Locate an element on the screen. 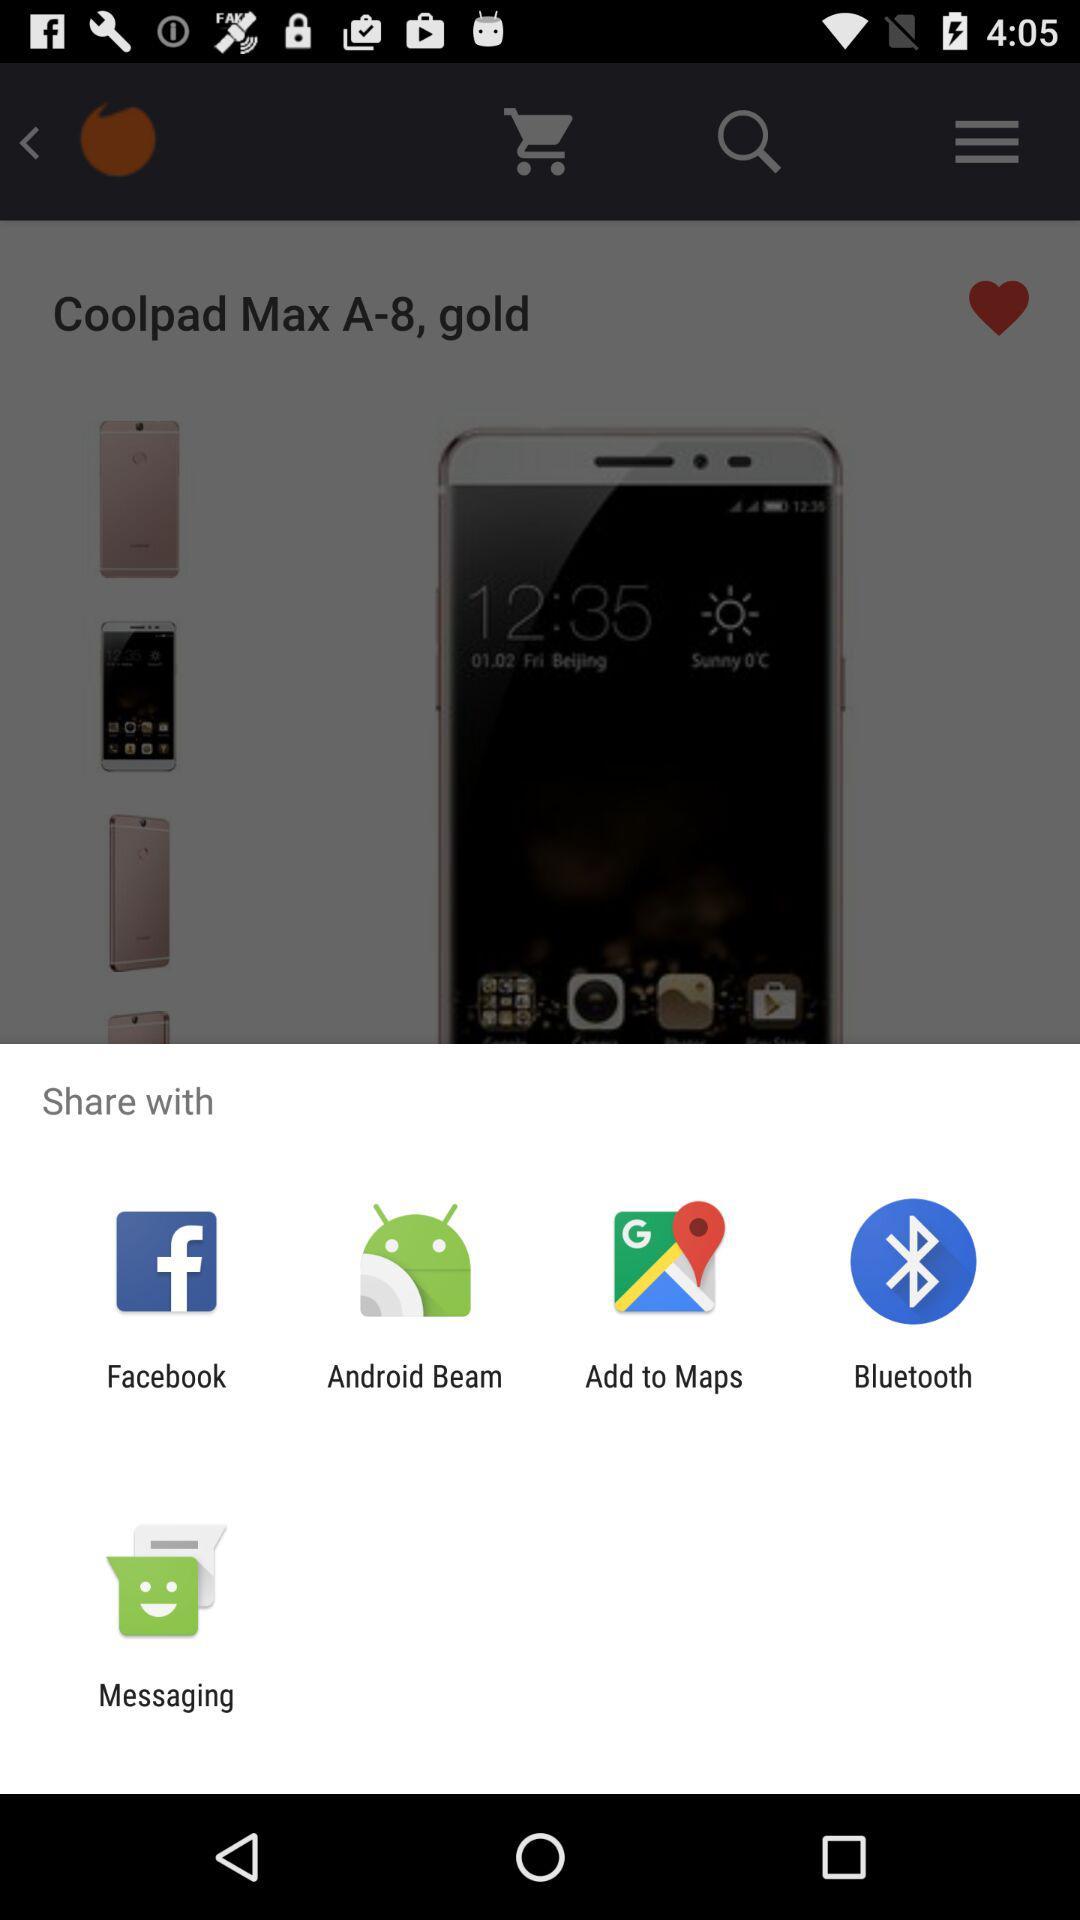 This screenshot has width=1080, height=1920. facebook is located at coordinates (165, 1392).